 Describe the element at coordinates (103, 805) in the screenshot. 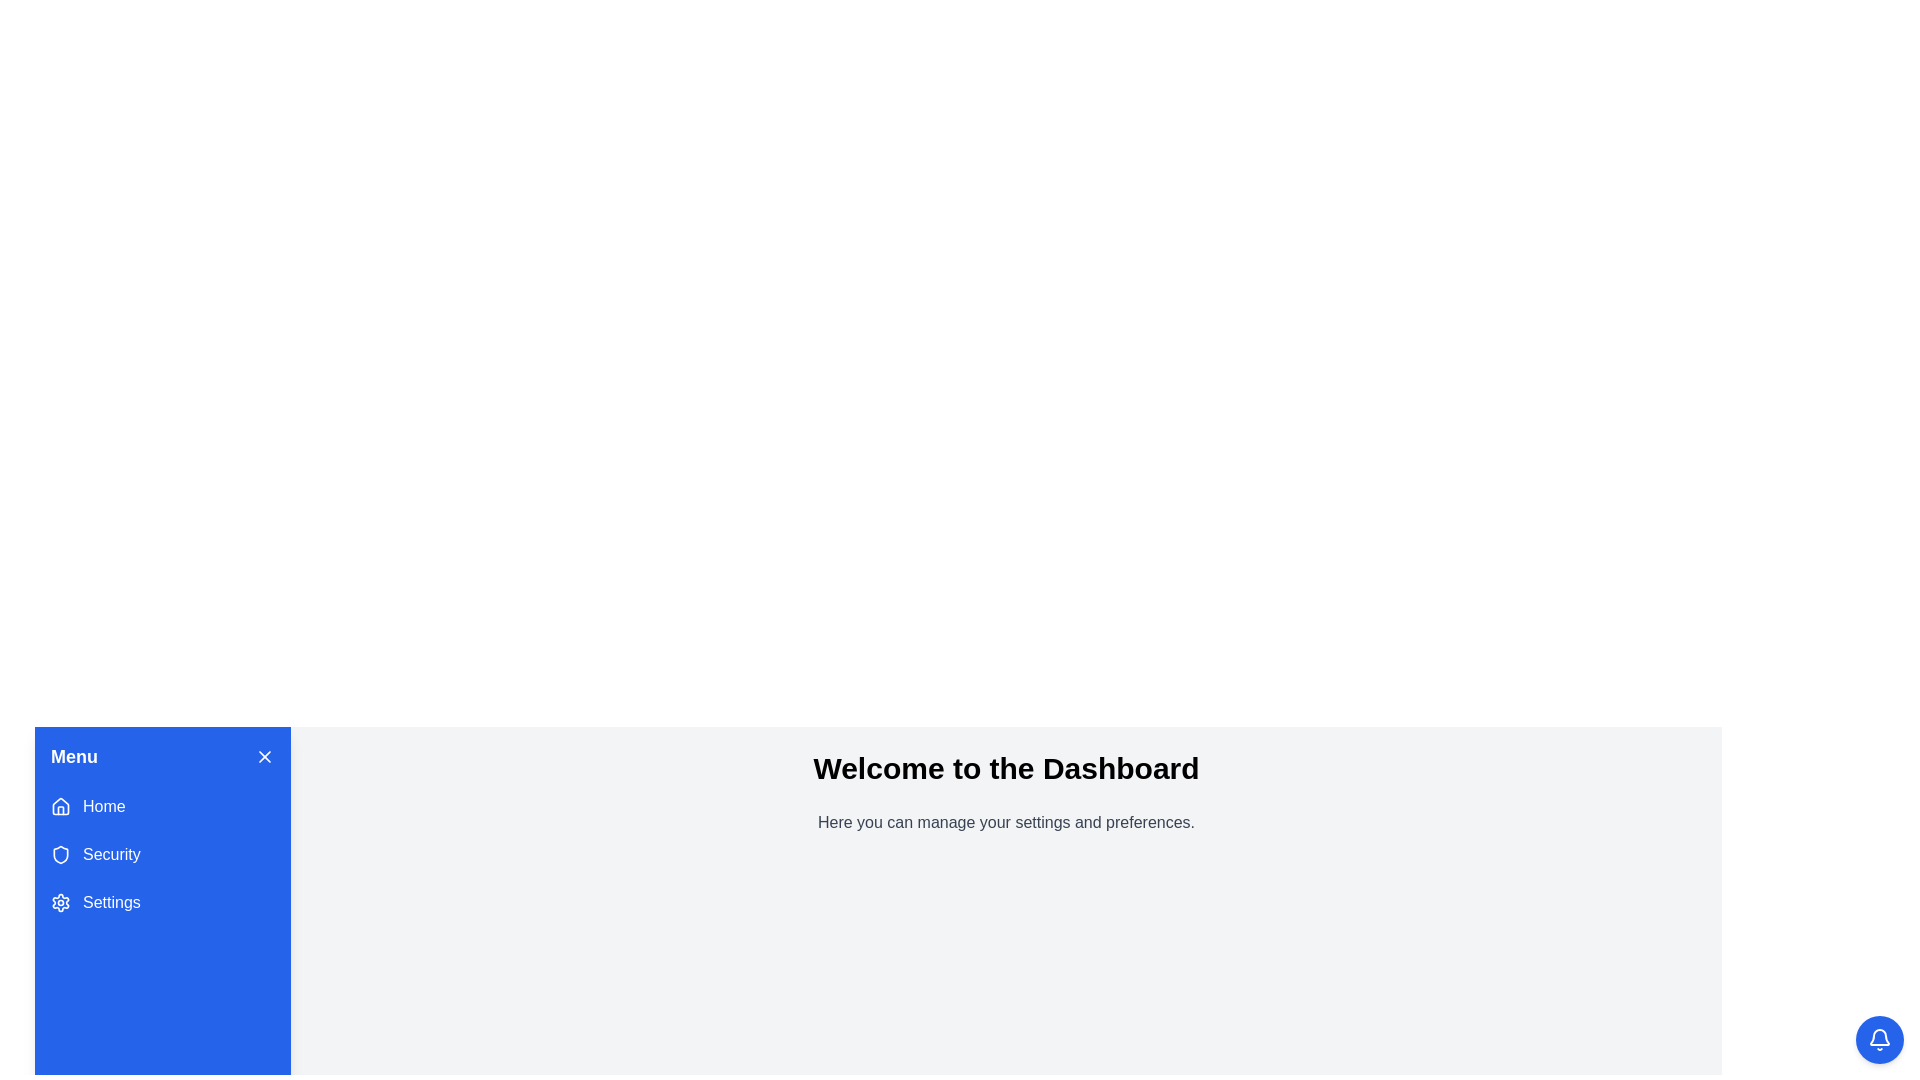

I see `the top-most text label in the left-side navigation menu that acts as a navigation link to the homepage, adjacent to a house icon` at that location.